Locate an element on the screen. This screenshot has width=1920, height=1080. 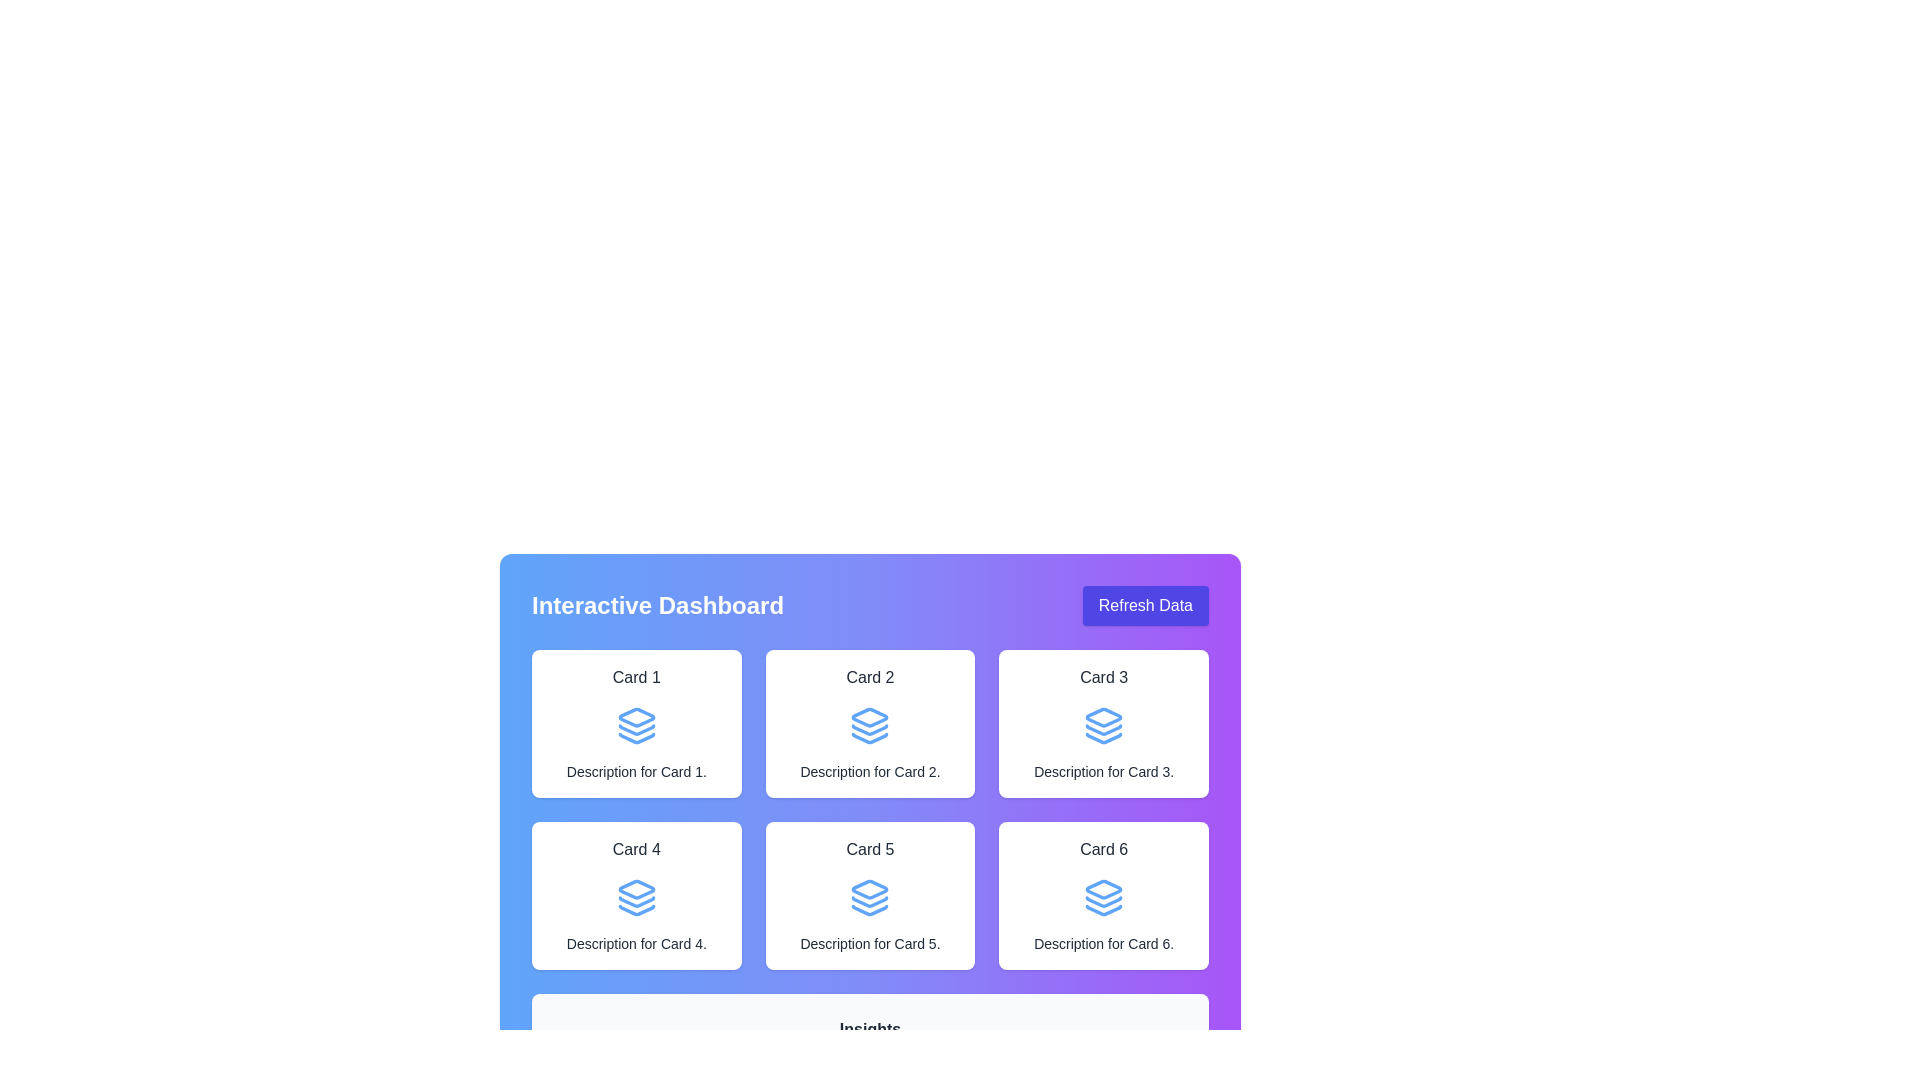
the static text label that describes 'Card 4', located beneath its icon and heading in the second row, first column of the grid is located at coordinates (635, 944).